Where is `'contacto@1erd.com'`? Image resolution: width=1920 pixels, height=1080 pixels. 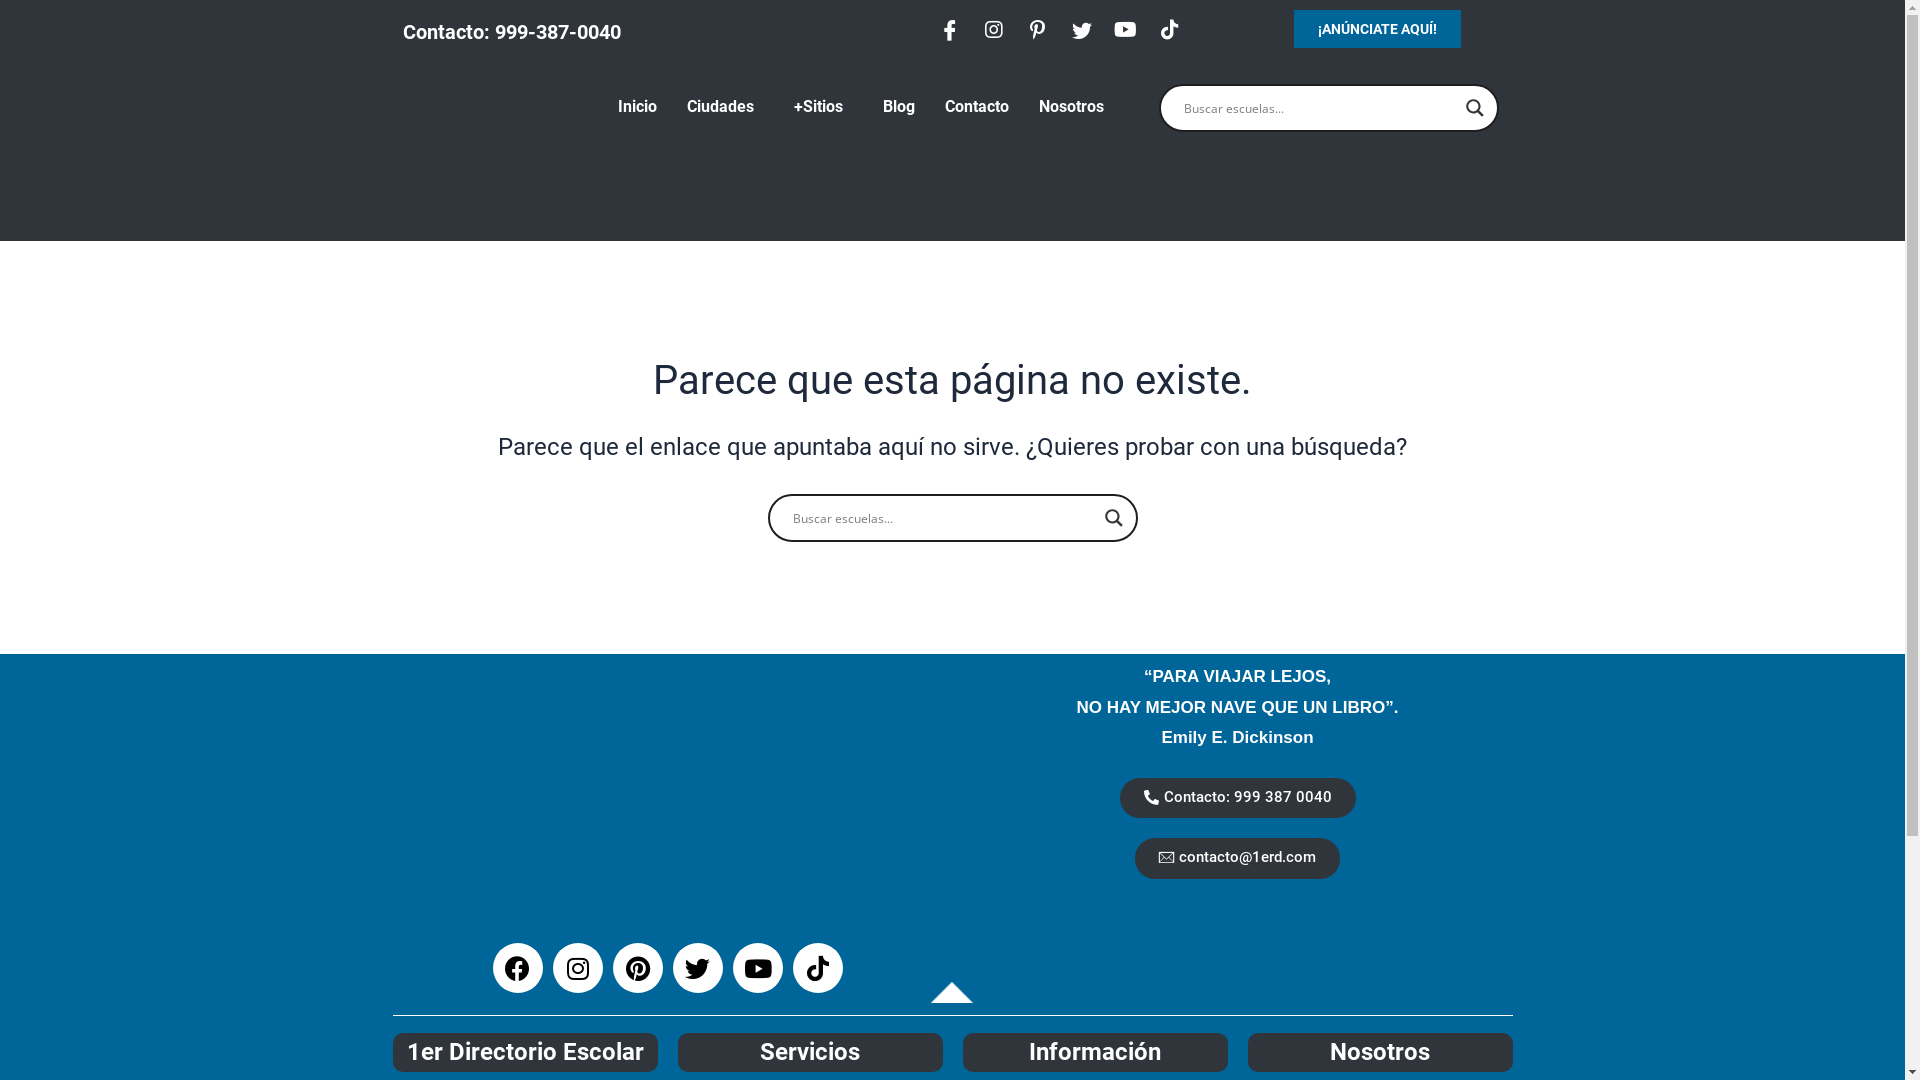 'contacto@1erd.com' is located at coordinates (1236, 857).